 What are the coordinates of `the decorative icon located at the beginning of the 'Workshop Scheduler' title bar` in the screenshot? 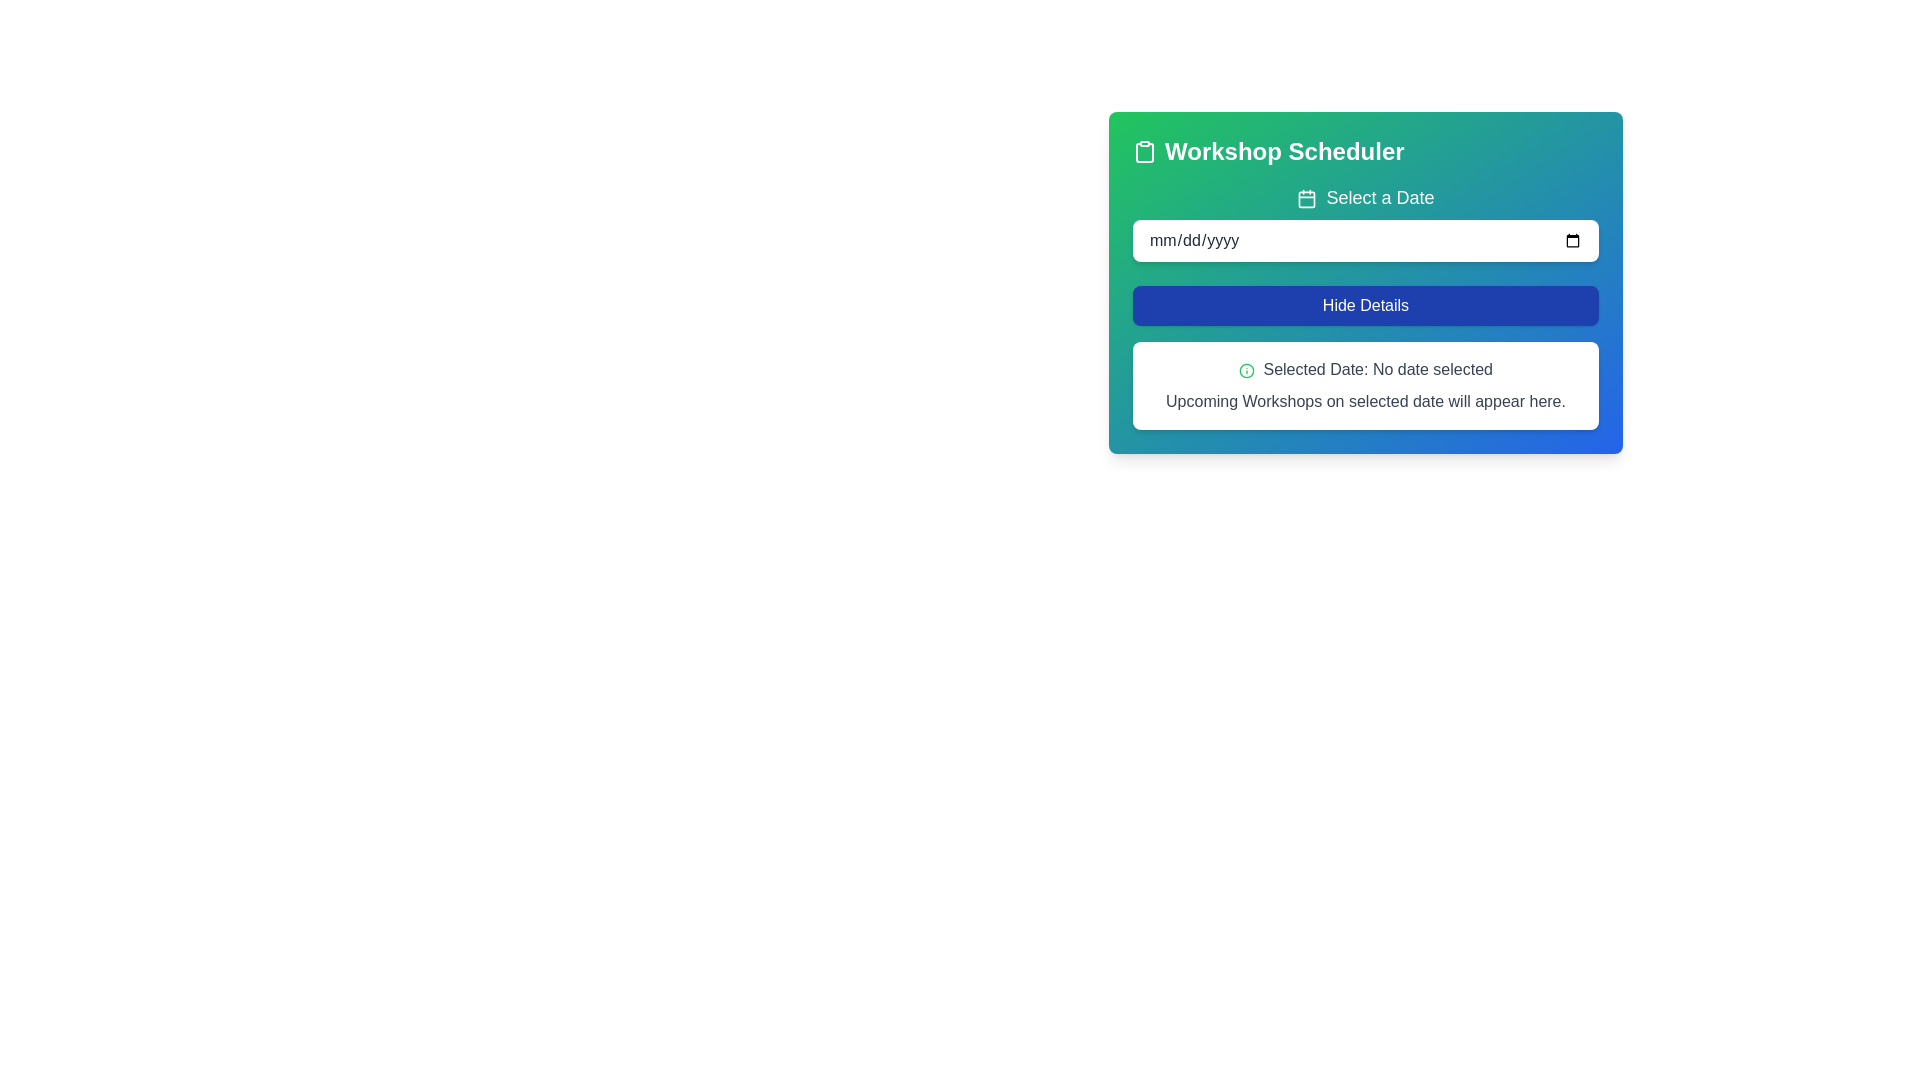 It's located at (1145, 150).